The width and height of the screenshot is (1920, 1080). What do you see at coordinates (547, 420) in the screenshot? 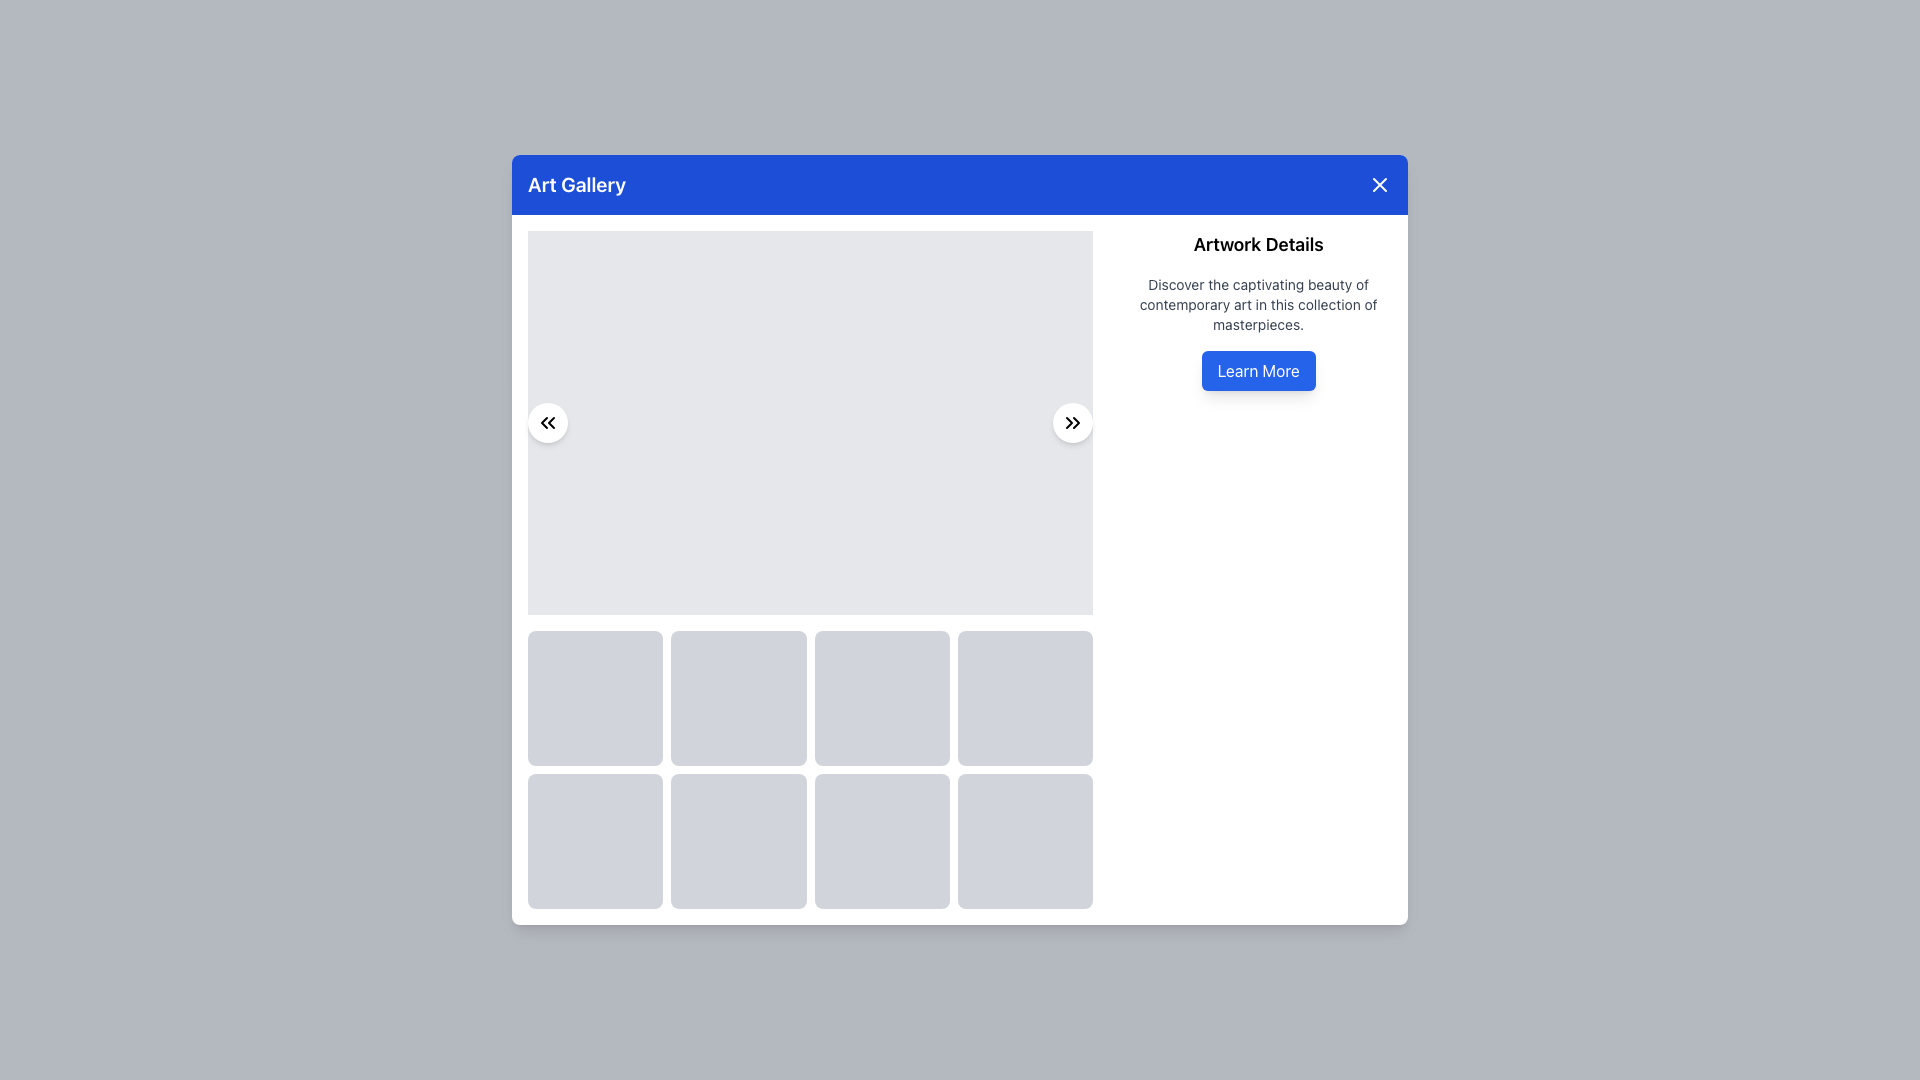
I see `the circular button containing the Icon used for left navigation in the gallery interface for visual feedback` at bounding box center [547, 420].